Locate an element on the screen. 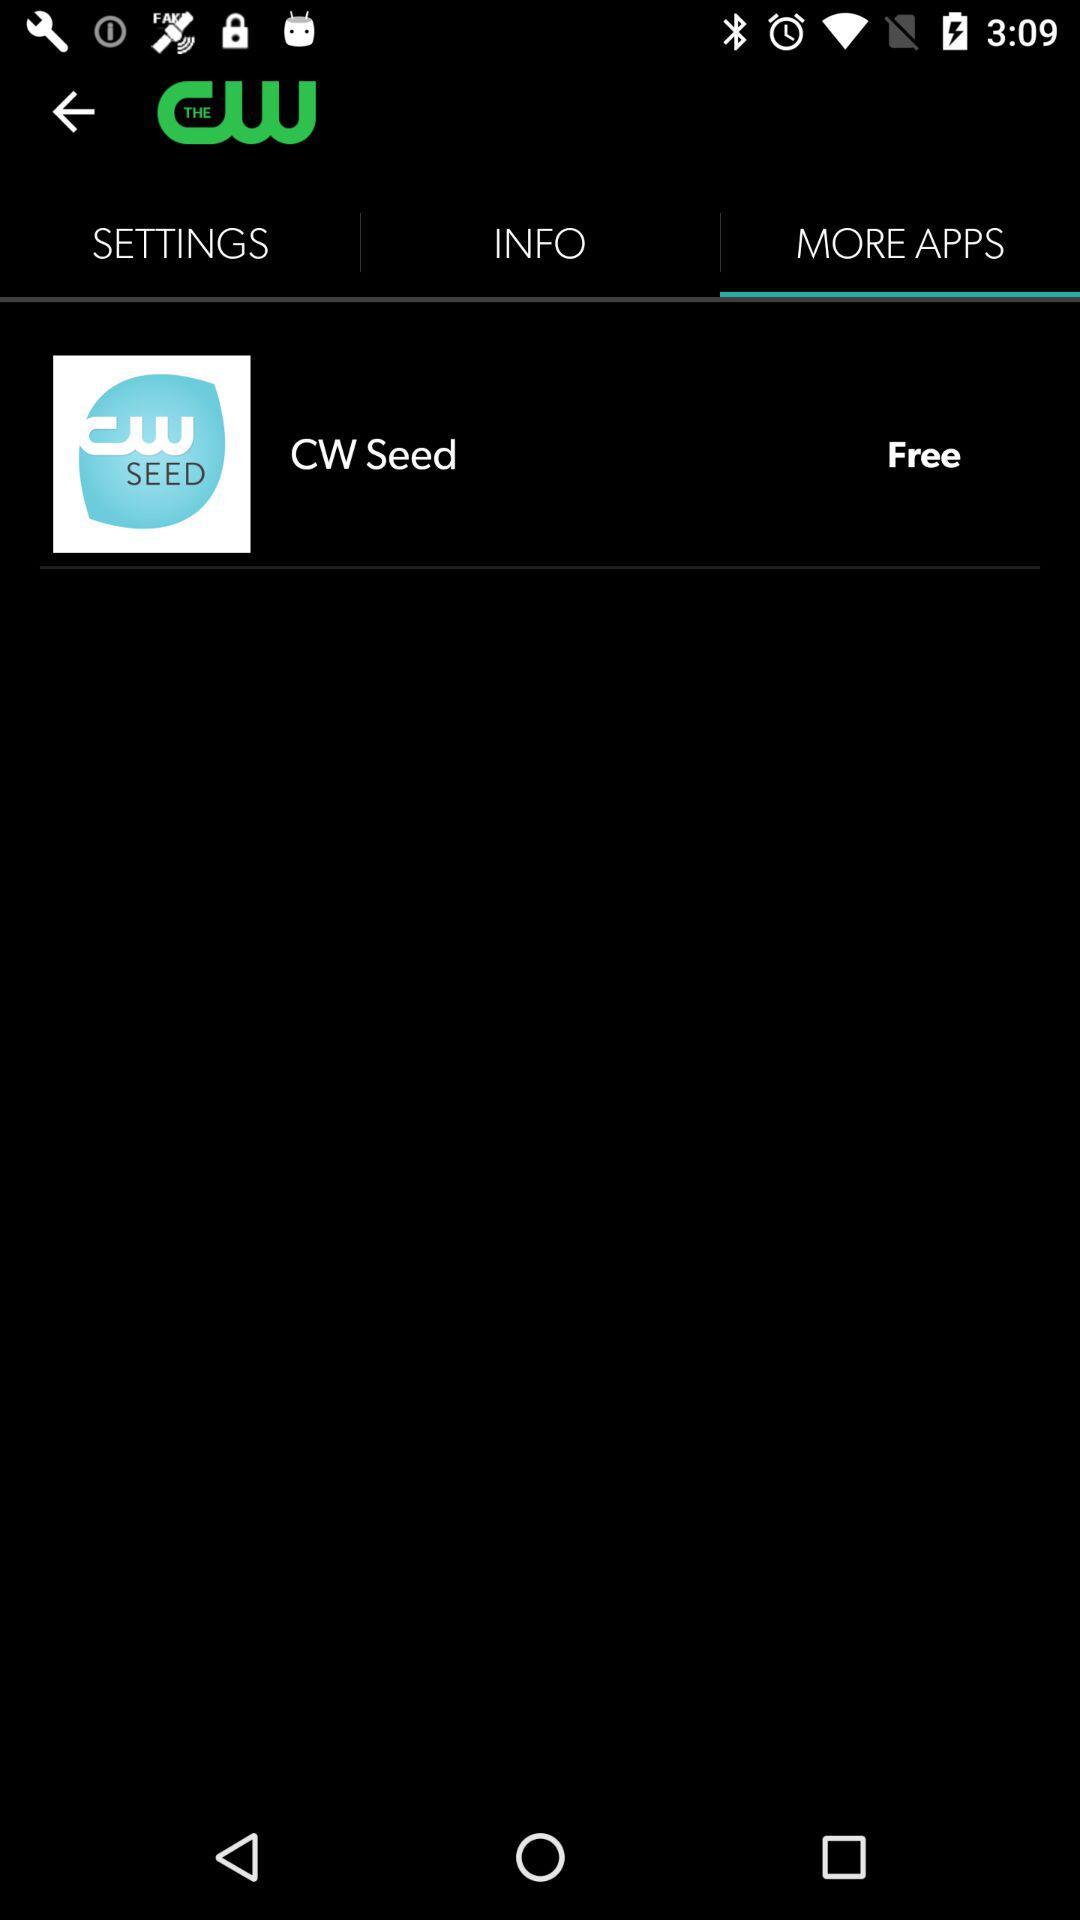 This screenshot has height=1920, width=1080. icon to the left of the info icon is located at coordinates (180, 242).